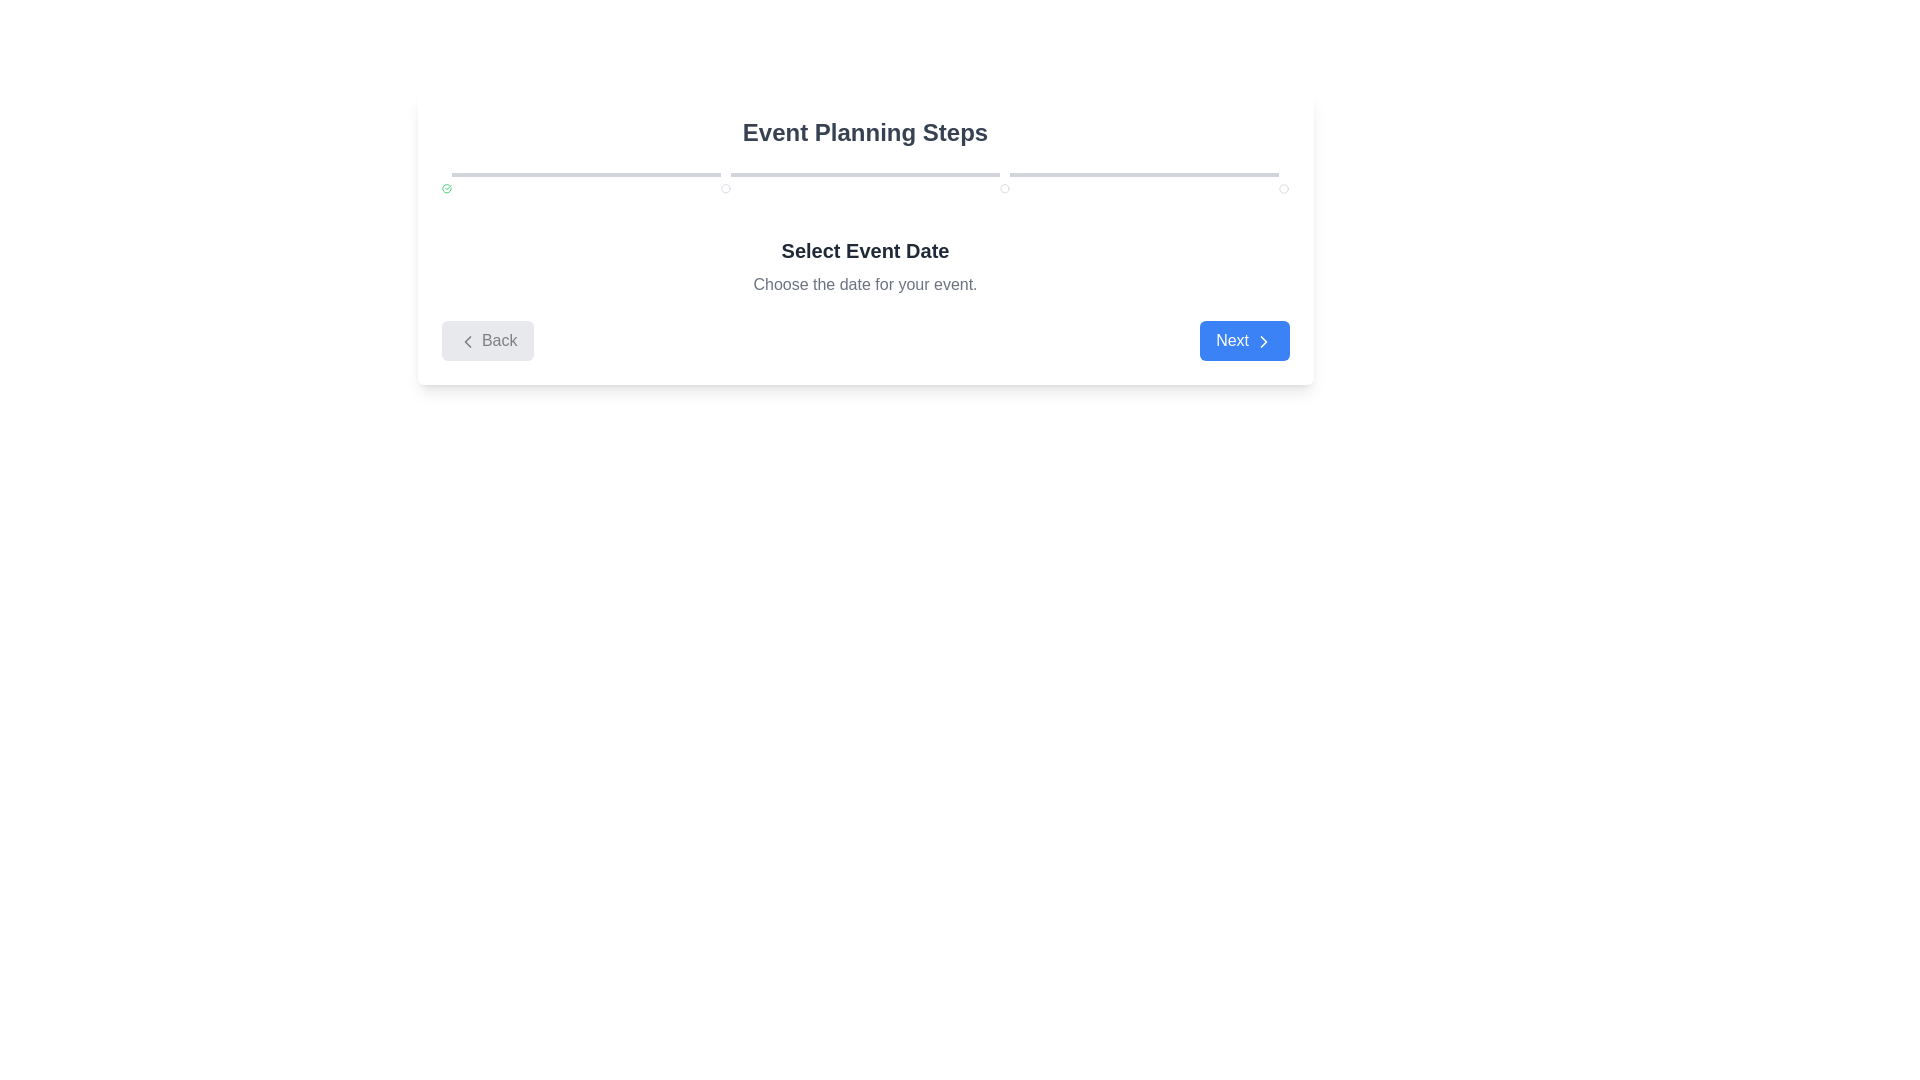  I want to click on around the second segment of the progress bar, which visually represents a portion of progress within a horizontal progress indicator, so click(865, 173).